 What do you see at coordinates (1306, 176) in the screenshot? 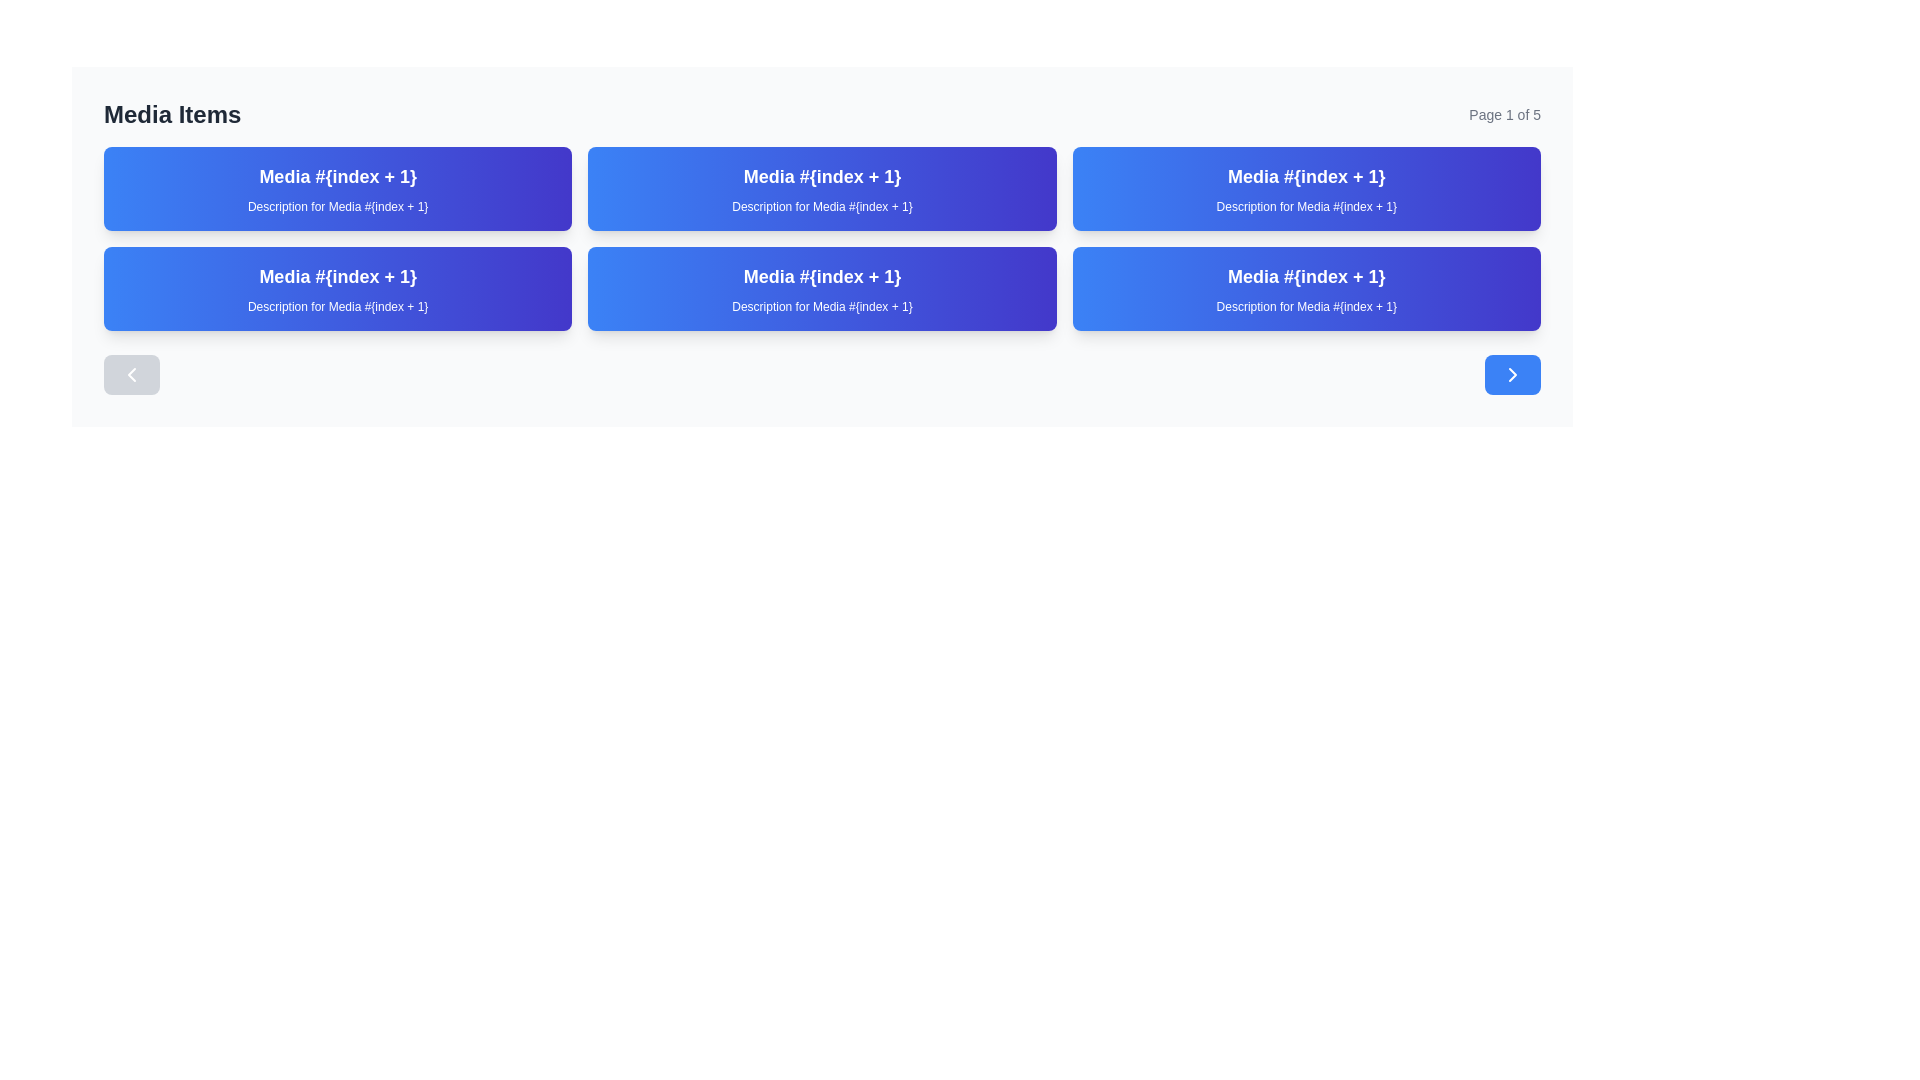
I see `text from the large, bold white label displaying 'Media #{index + 1}' located at the center of the upper part of a card-like component in the top row and third column of the grid layout` at bounding box center [1306, 176].